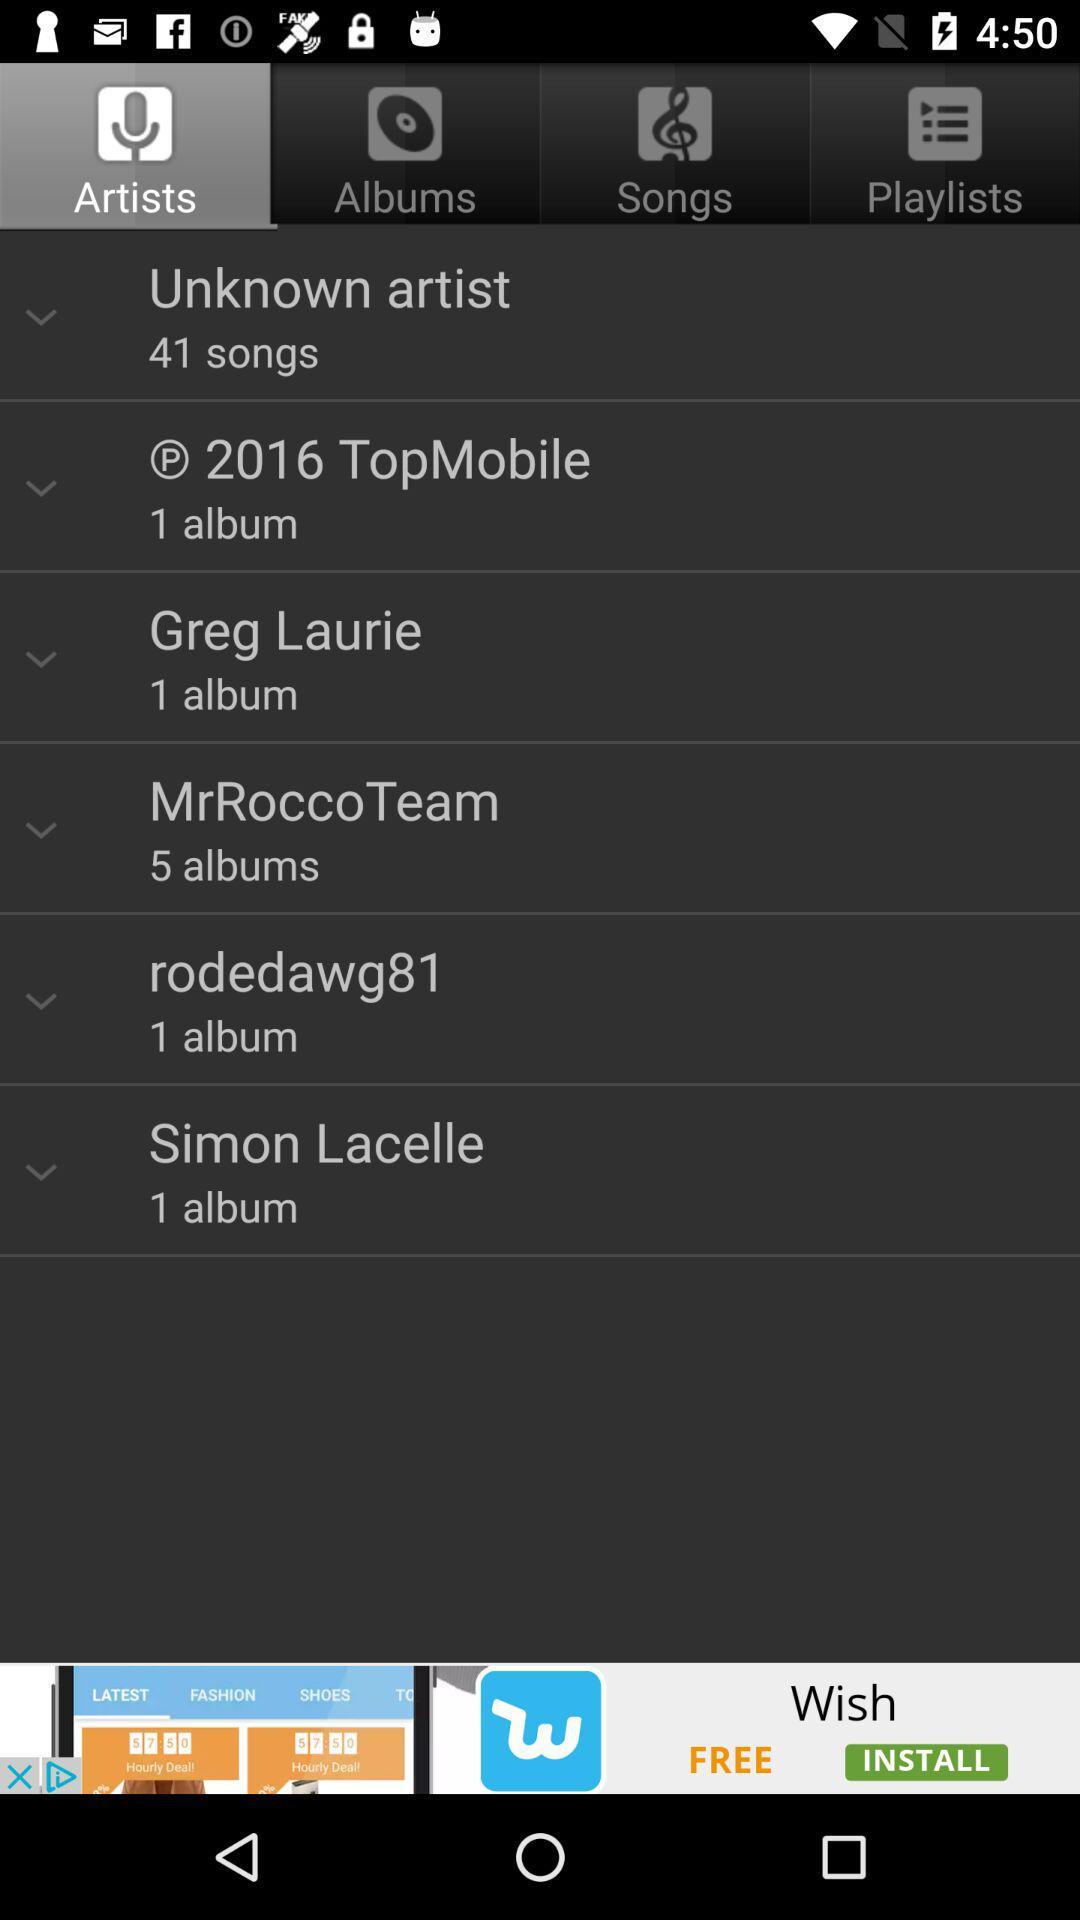 The image size is (1080, 1920). Describe the element at coordinates (540, 1727) in the screenshot. I see `open advertisement` at that location.